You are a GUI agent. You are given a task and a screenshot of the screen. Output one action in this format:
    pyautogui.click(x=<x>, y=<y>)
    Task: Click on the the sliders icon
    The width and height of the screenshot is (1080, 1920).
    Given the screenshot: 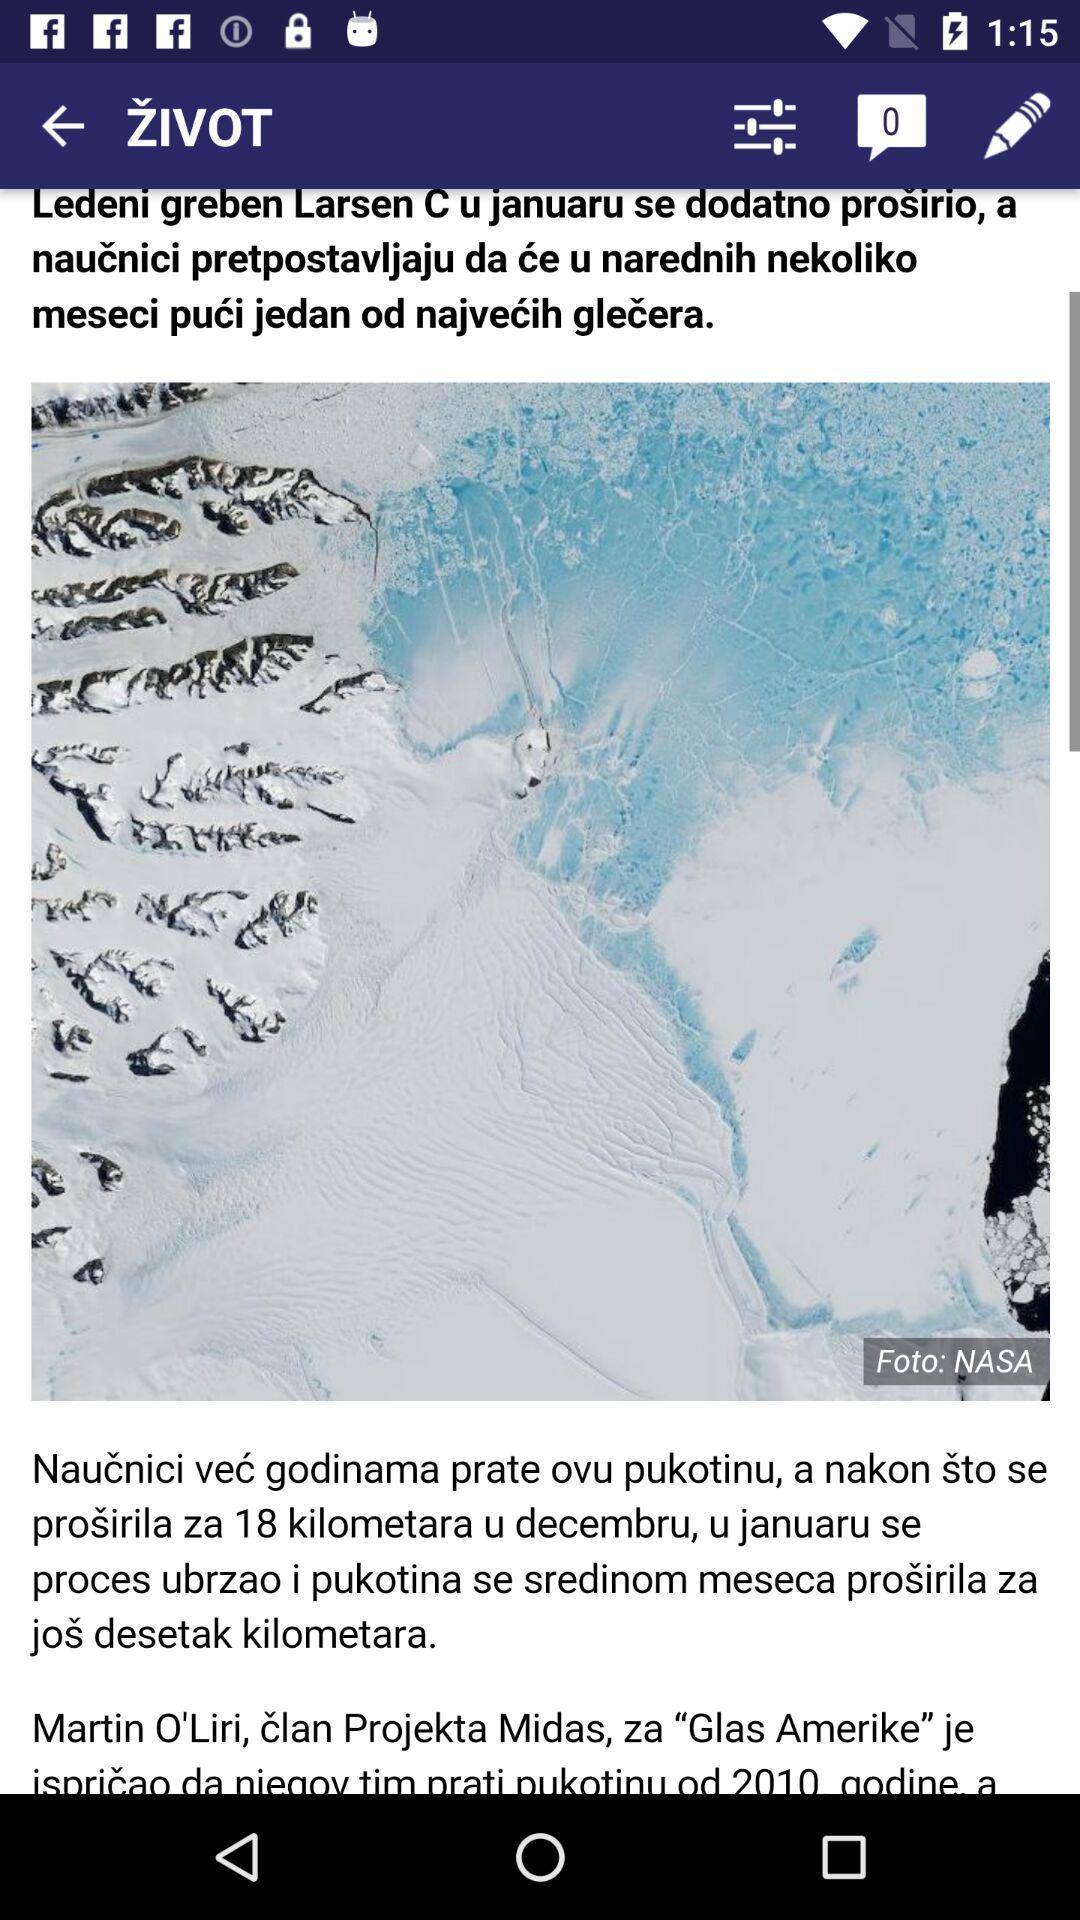 What is the action you would take?
    pyautogui.click(x=764, y=124)
    